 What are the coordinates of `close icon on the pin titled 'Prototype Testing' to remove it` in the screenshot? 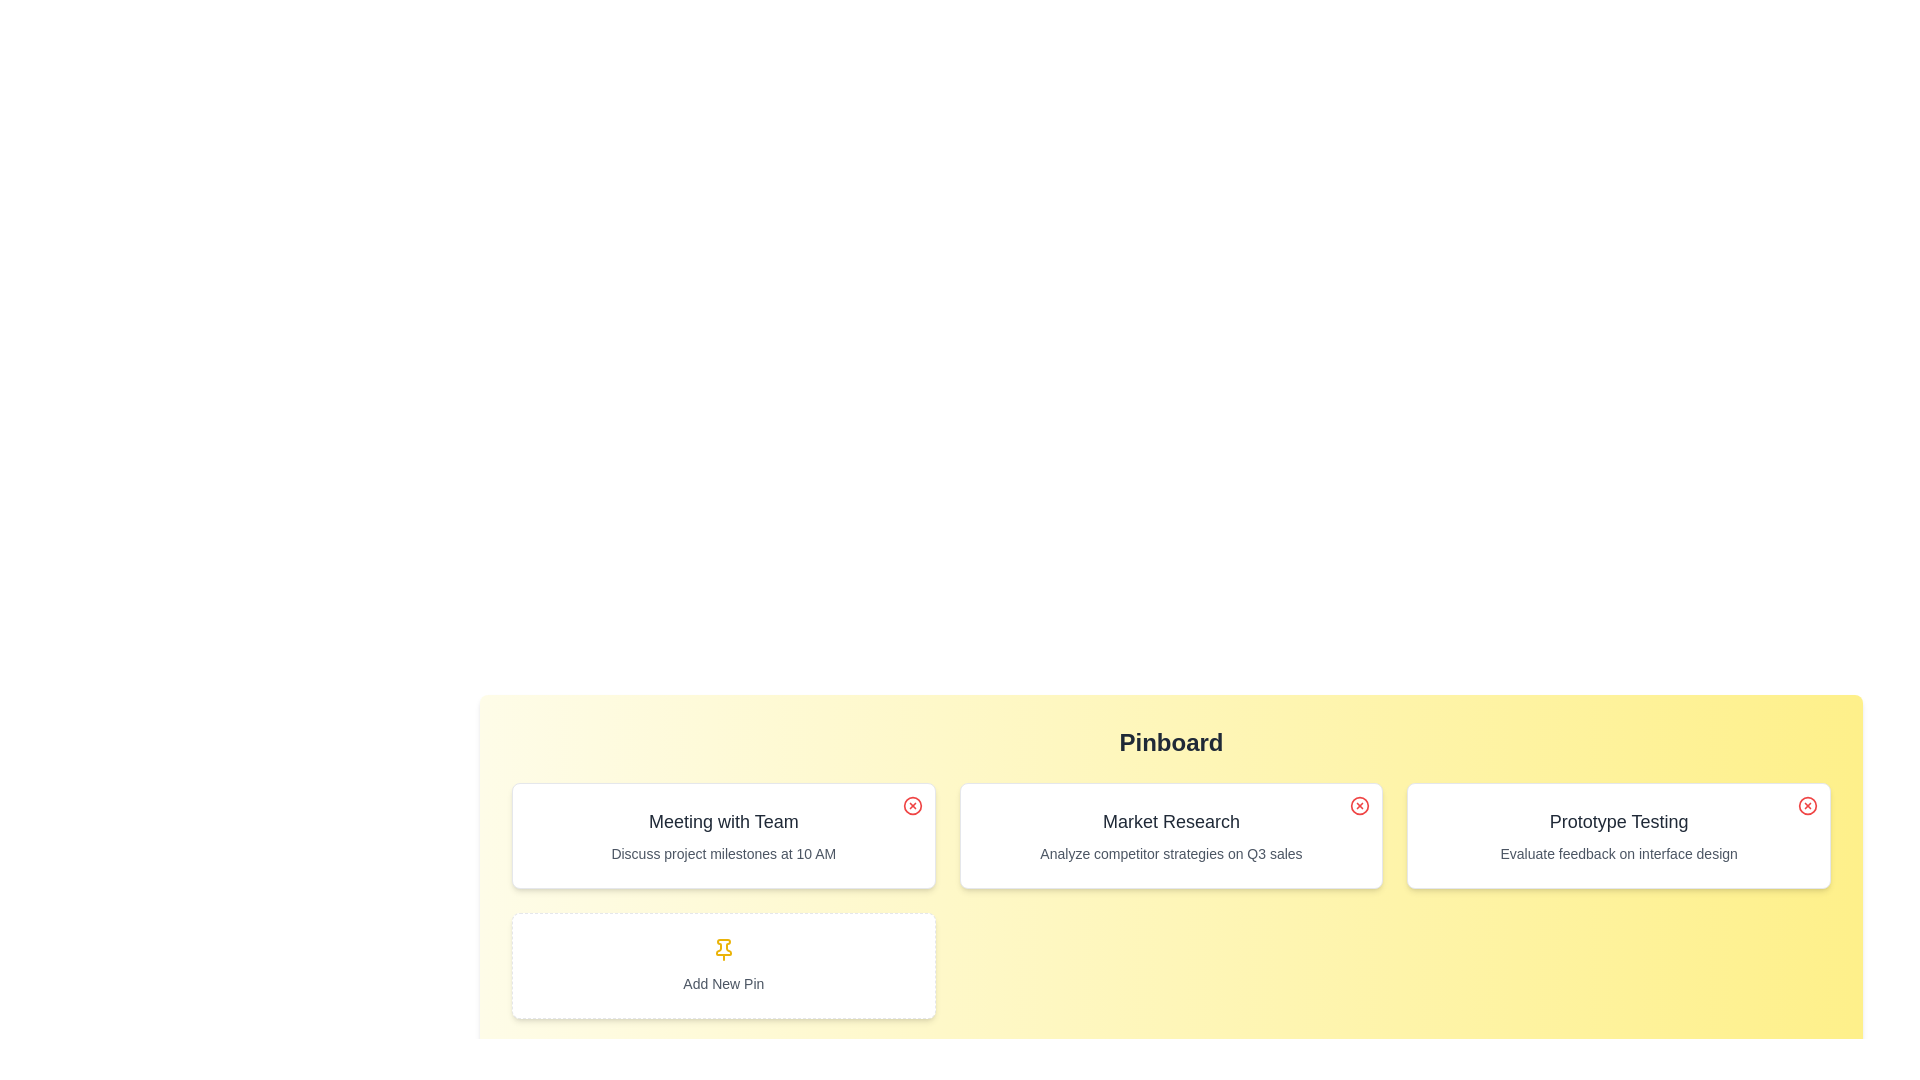 It's located at (1808, 805).